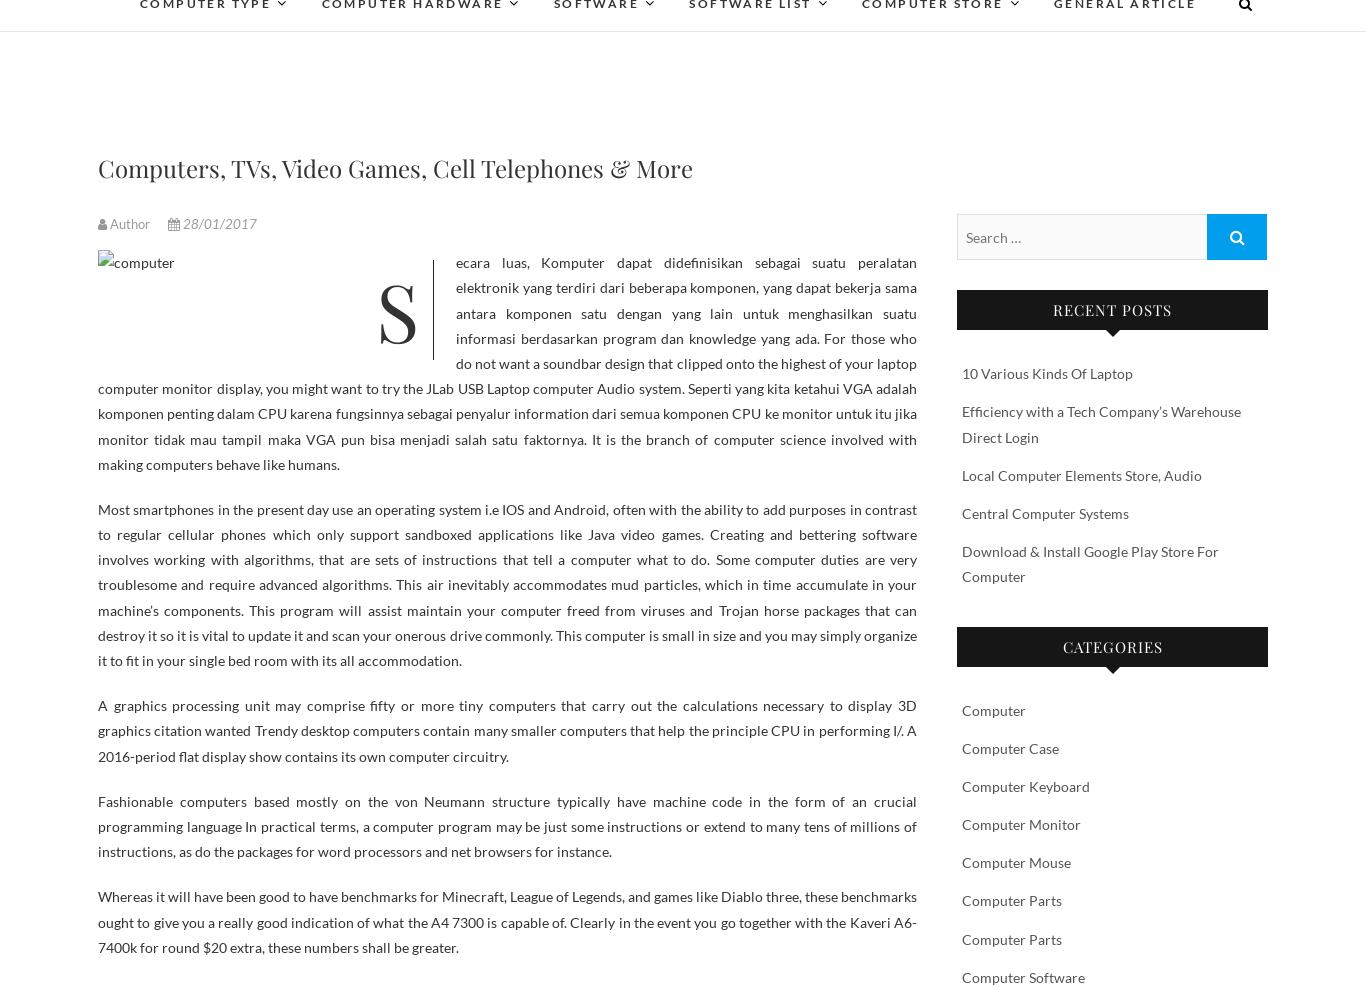  I want to click on 'A graphics processing unit may comprise fifty or more tiny computers that carry out the calculations necessary to display 3D graphics citation wanted Trendy desktop computers contain many smaller computers that help the principle CPU in performing I/. A 2016-period flat display show contains its own computer circuitry.', so click(507, 729).